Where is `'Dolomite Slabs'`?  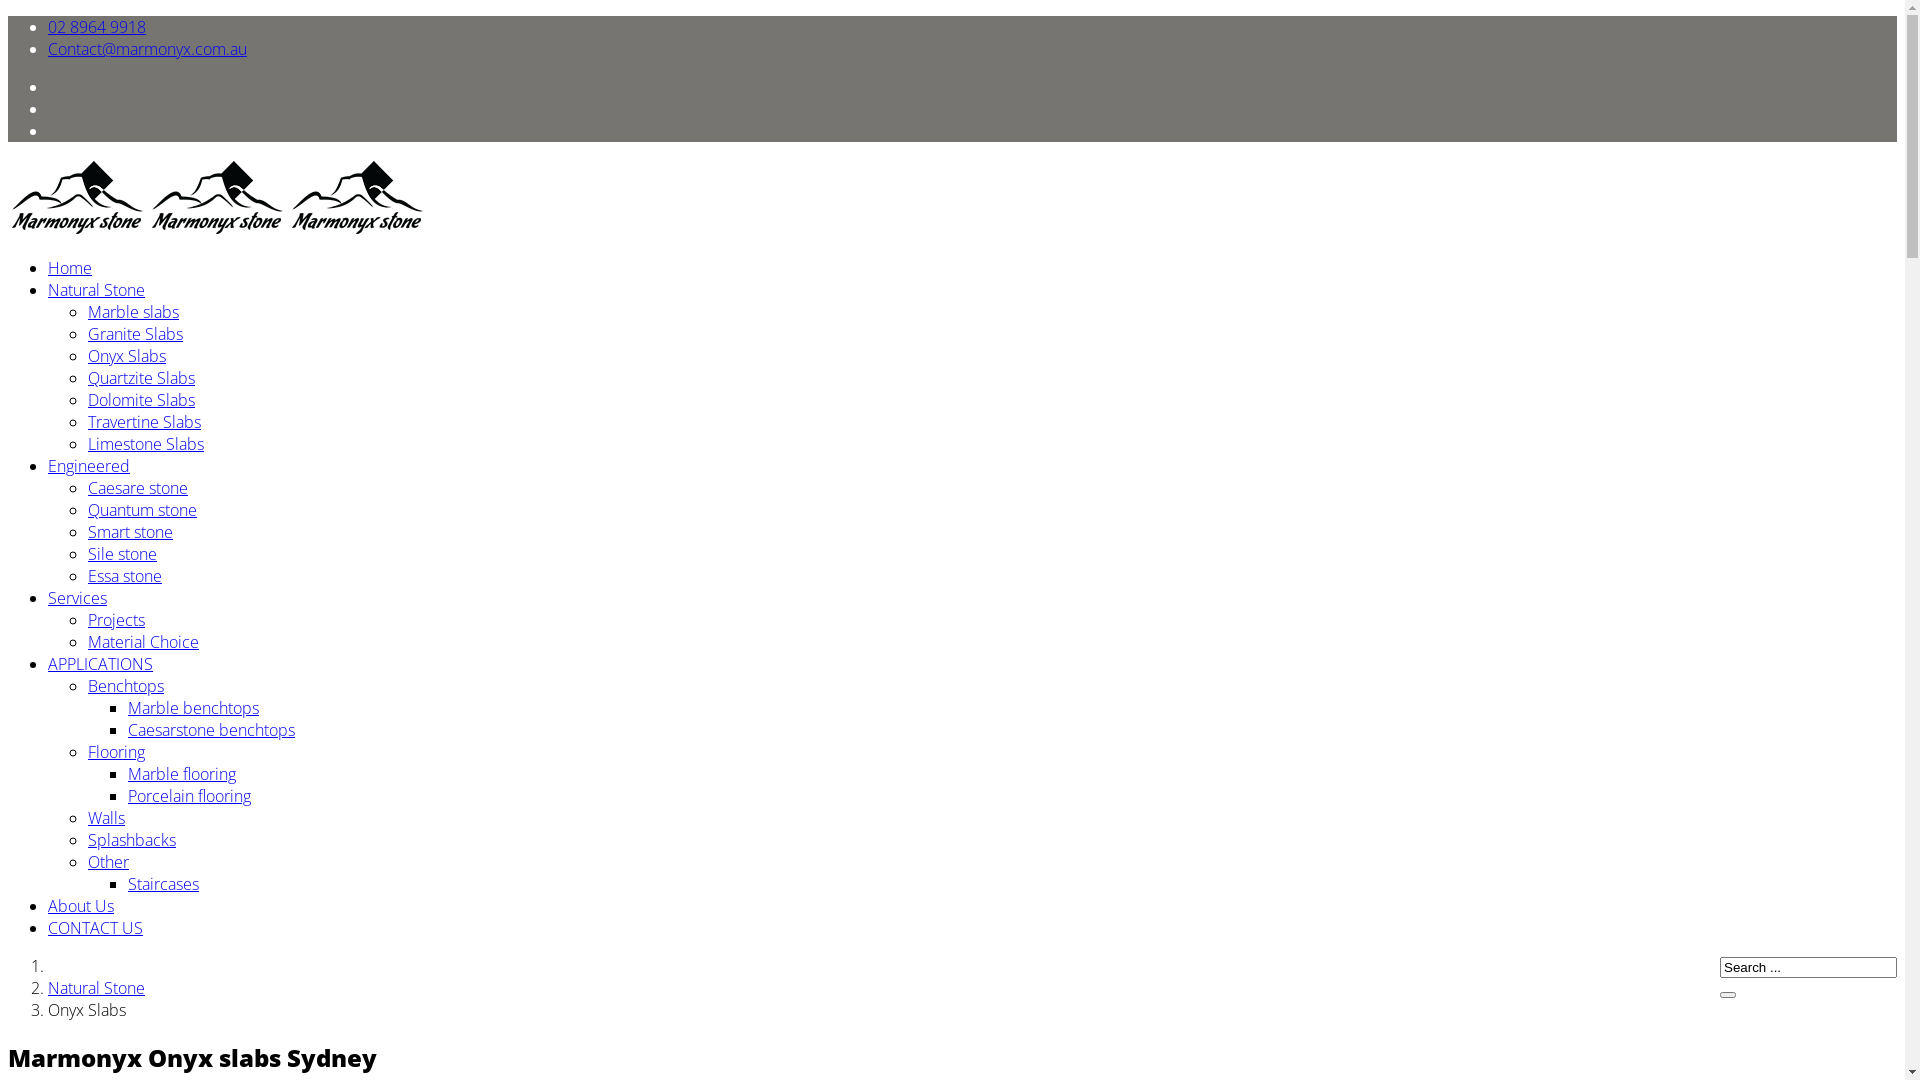 'Dolomite Slabs' is located at coordinates (140, 400).